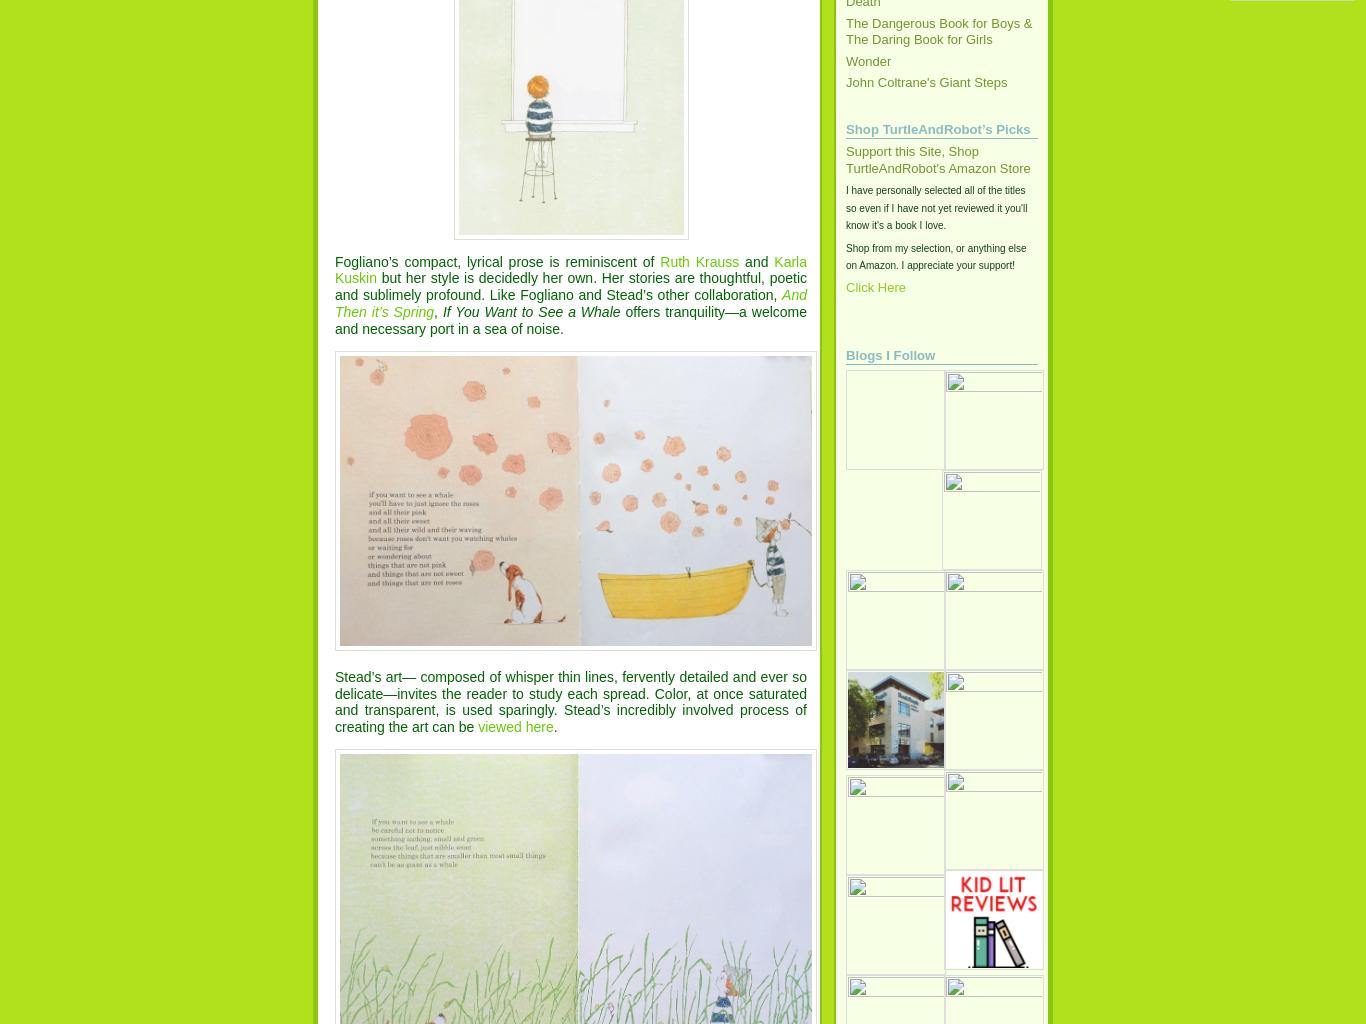 This screenshot has width=1366, height=1024. Describe the element at coordinates (530, 309) in the screenshot. I see `'If You Want to See a Whale'` at that location.